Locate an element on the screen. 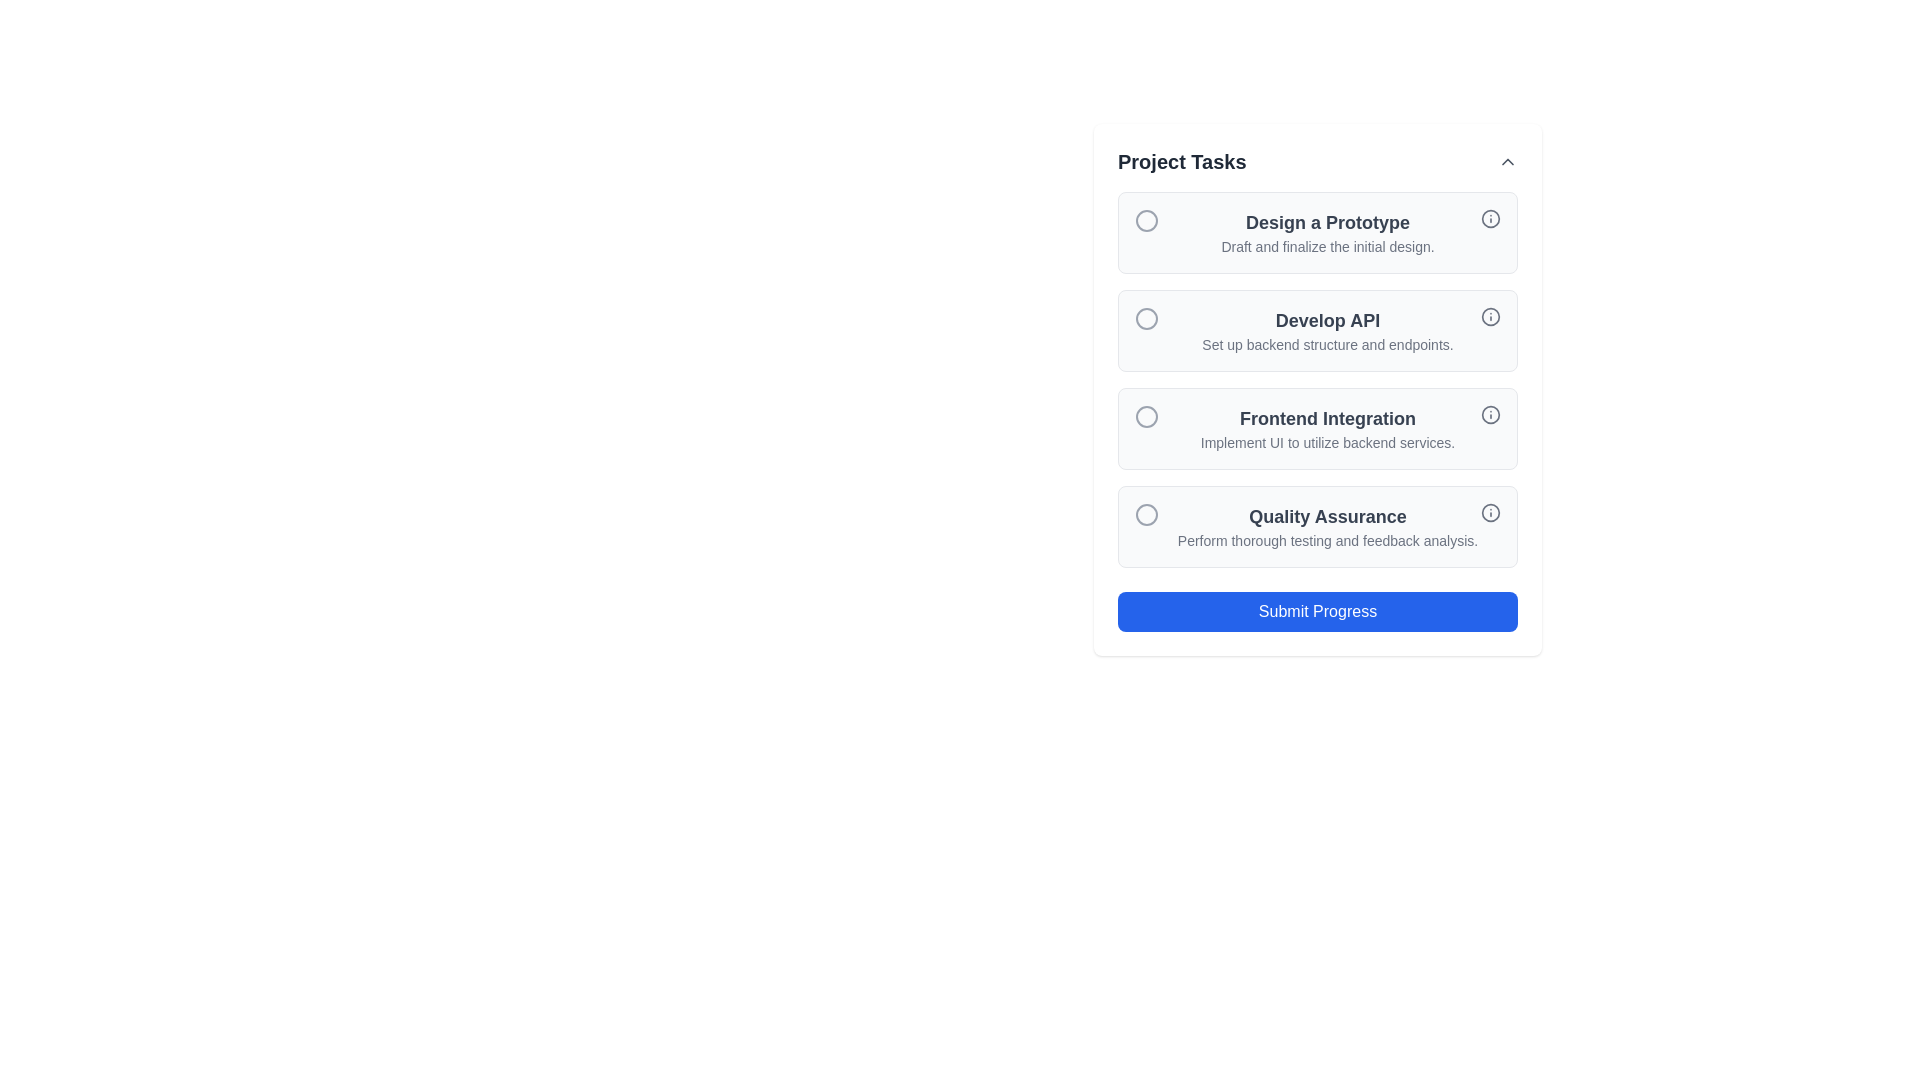 Image resolution: width=1920 pixels, height=1080 pixels. the text label that reads 'Perform thorough testing and feedback analysis.' which is styled in a grayish font and positioned below the header 'Quality Assurance.' is located at coordinates (1328, 540).